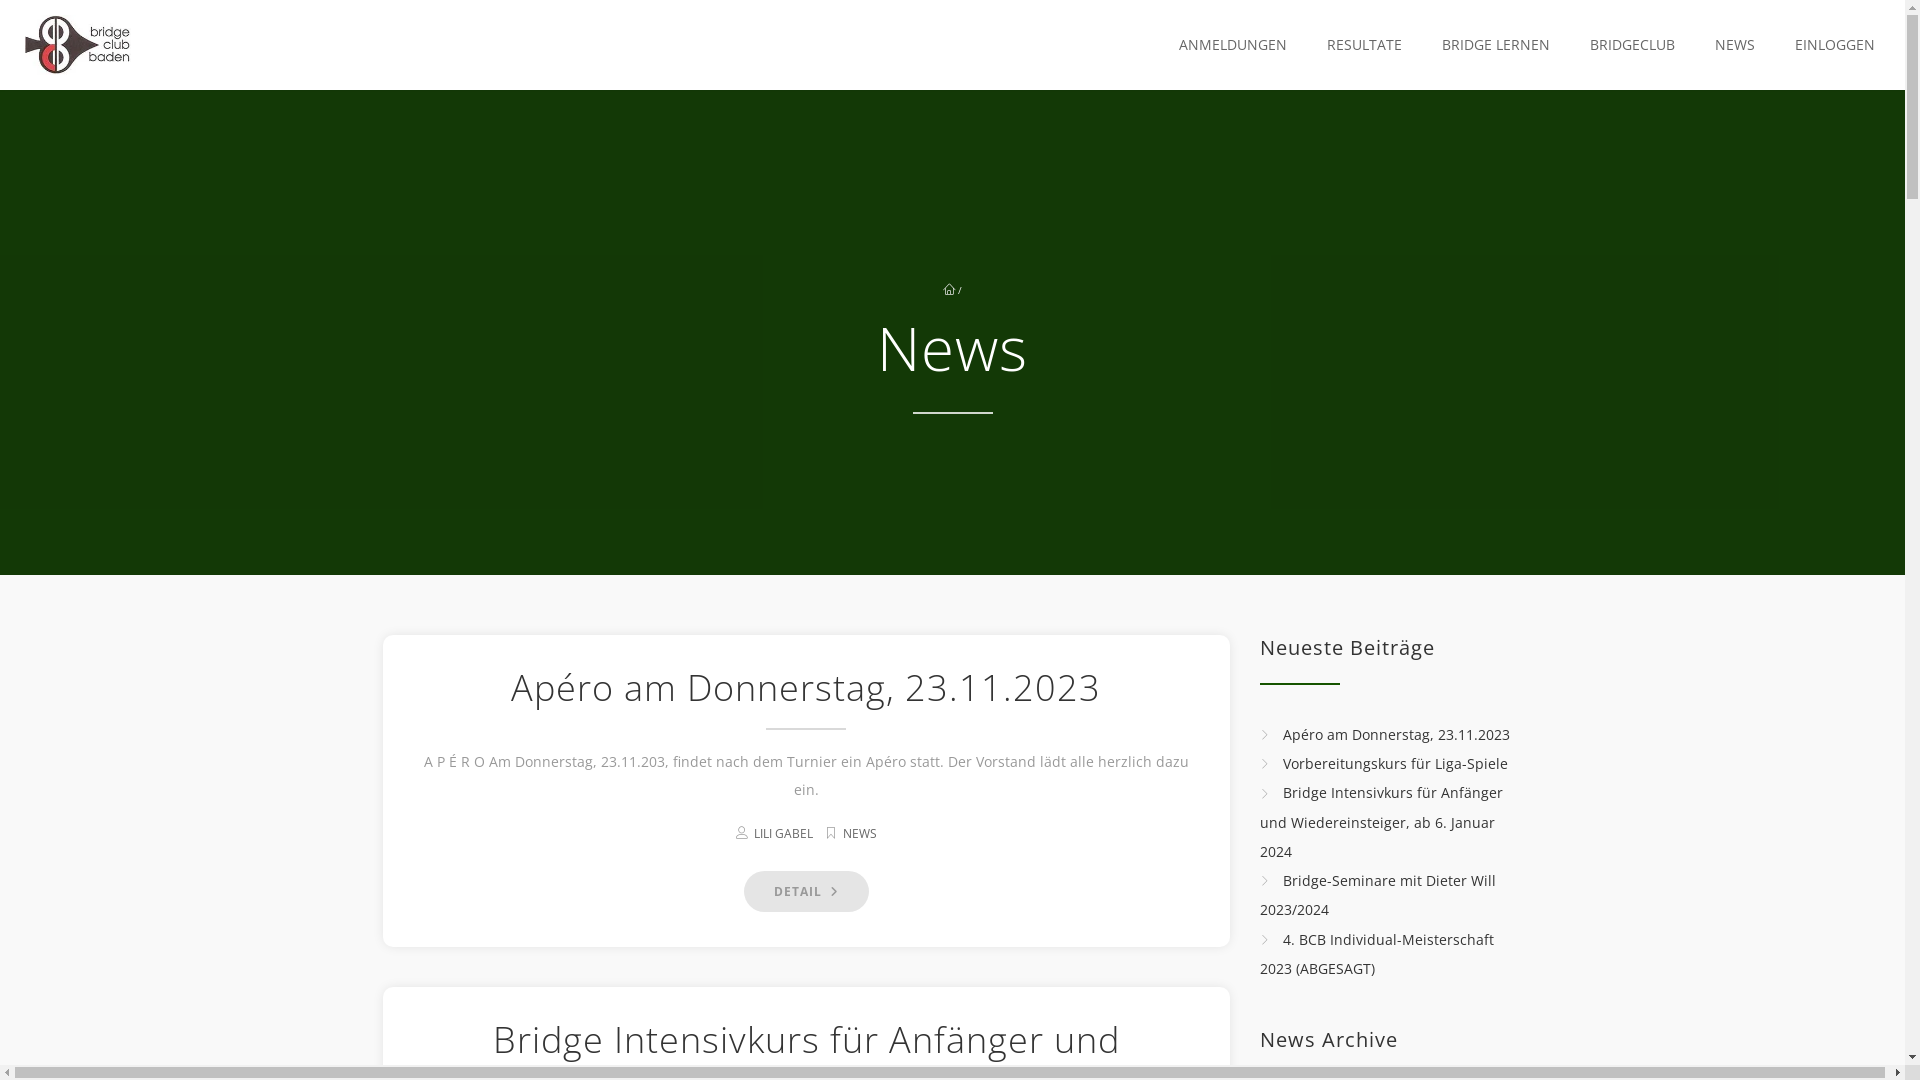 The width and height of the screenshot is (1920, 1080). Describe the element at coordinates (1376, 952) in the screenshot. I see `'4. BCB Individual-Meisterschaft 2023 (ABGESAGT)'` at that location.